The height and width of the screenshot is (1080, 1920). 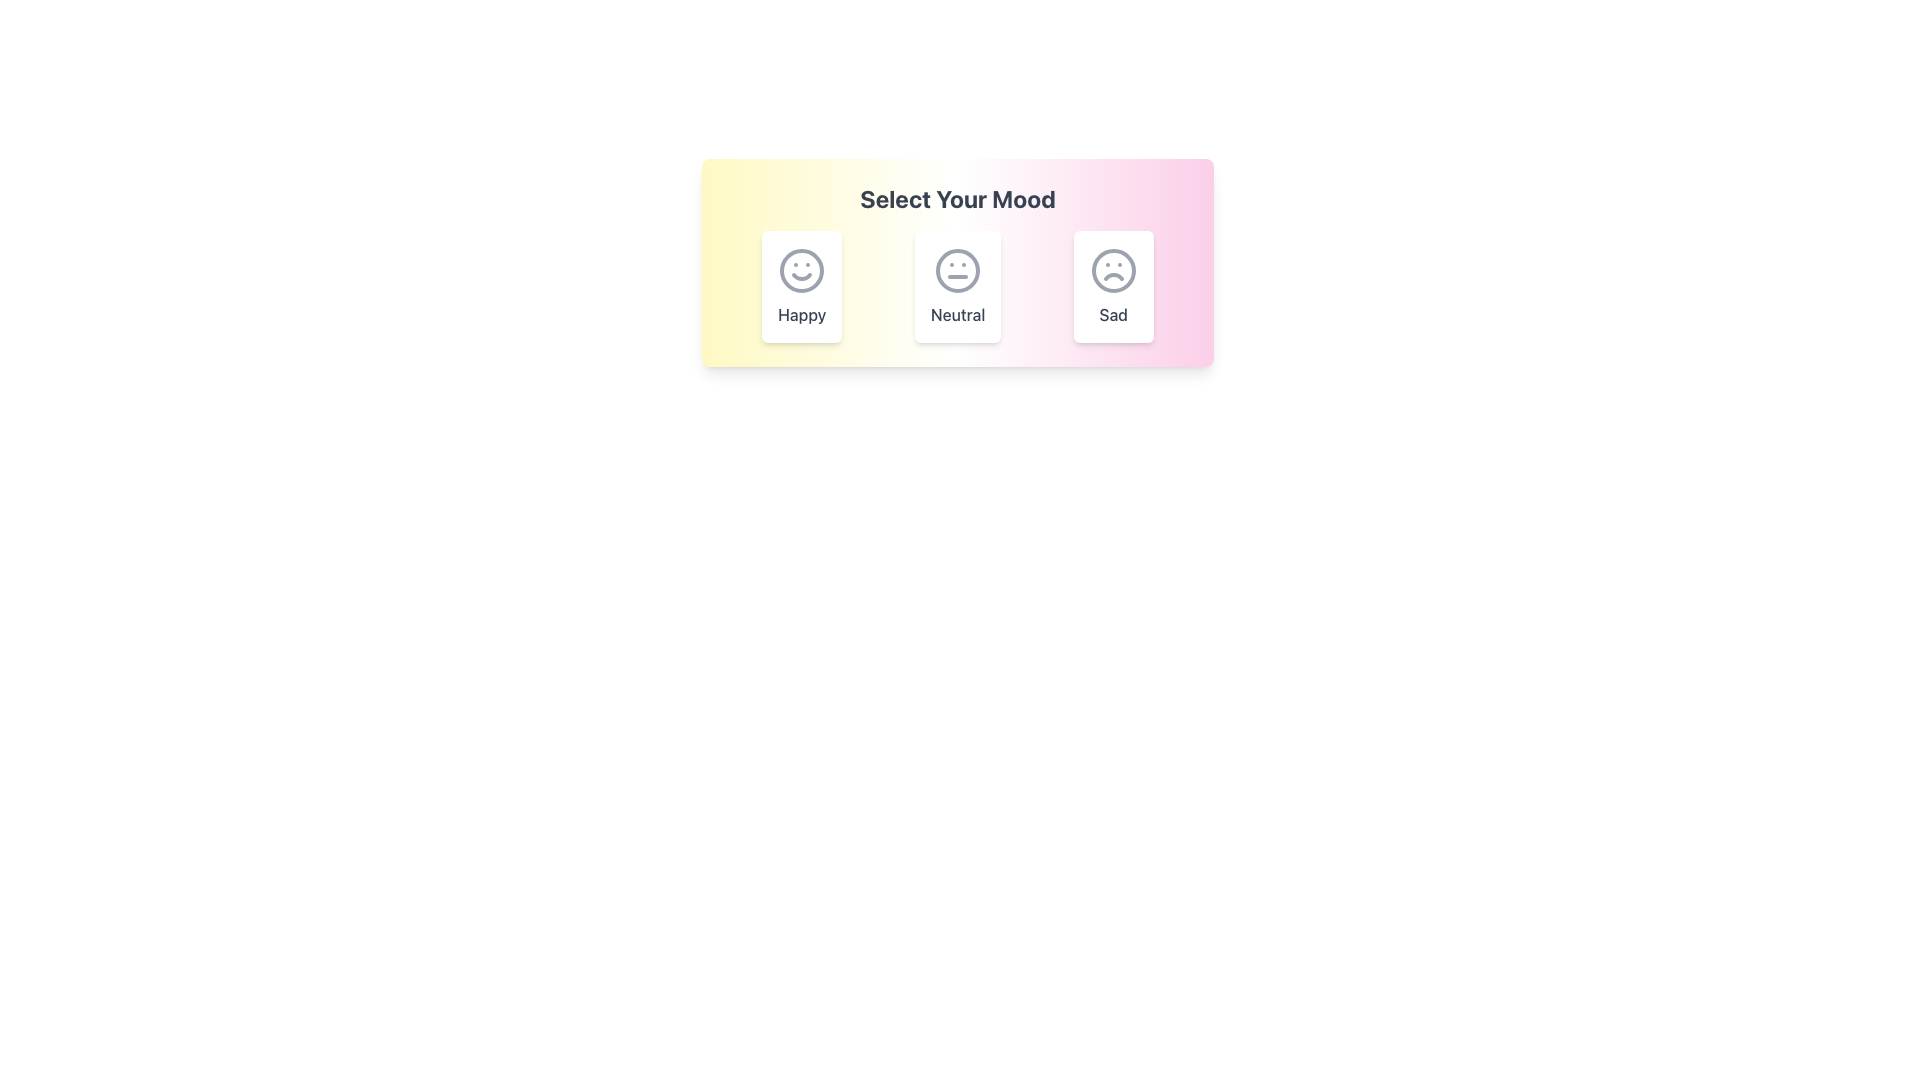 I want to click on text label 'Happy' which is styled with a medium font weight and gray color, located below the smiling face icon in the first card of three horizontally aligned cards, so click(x=802, y=315).